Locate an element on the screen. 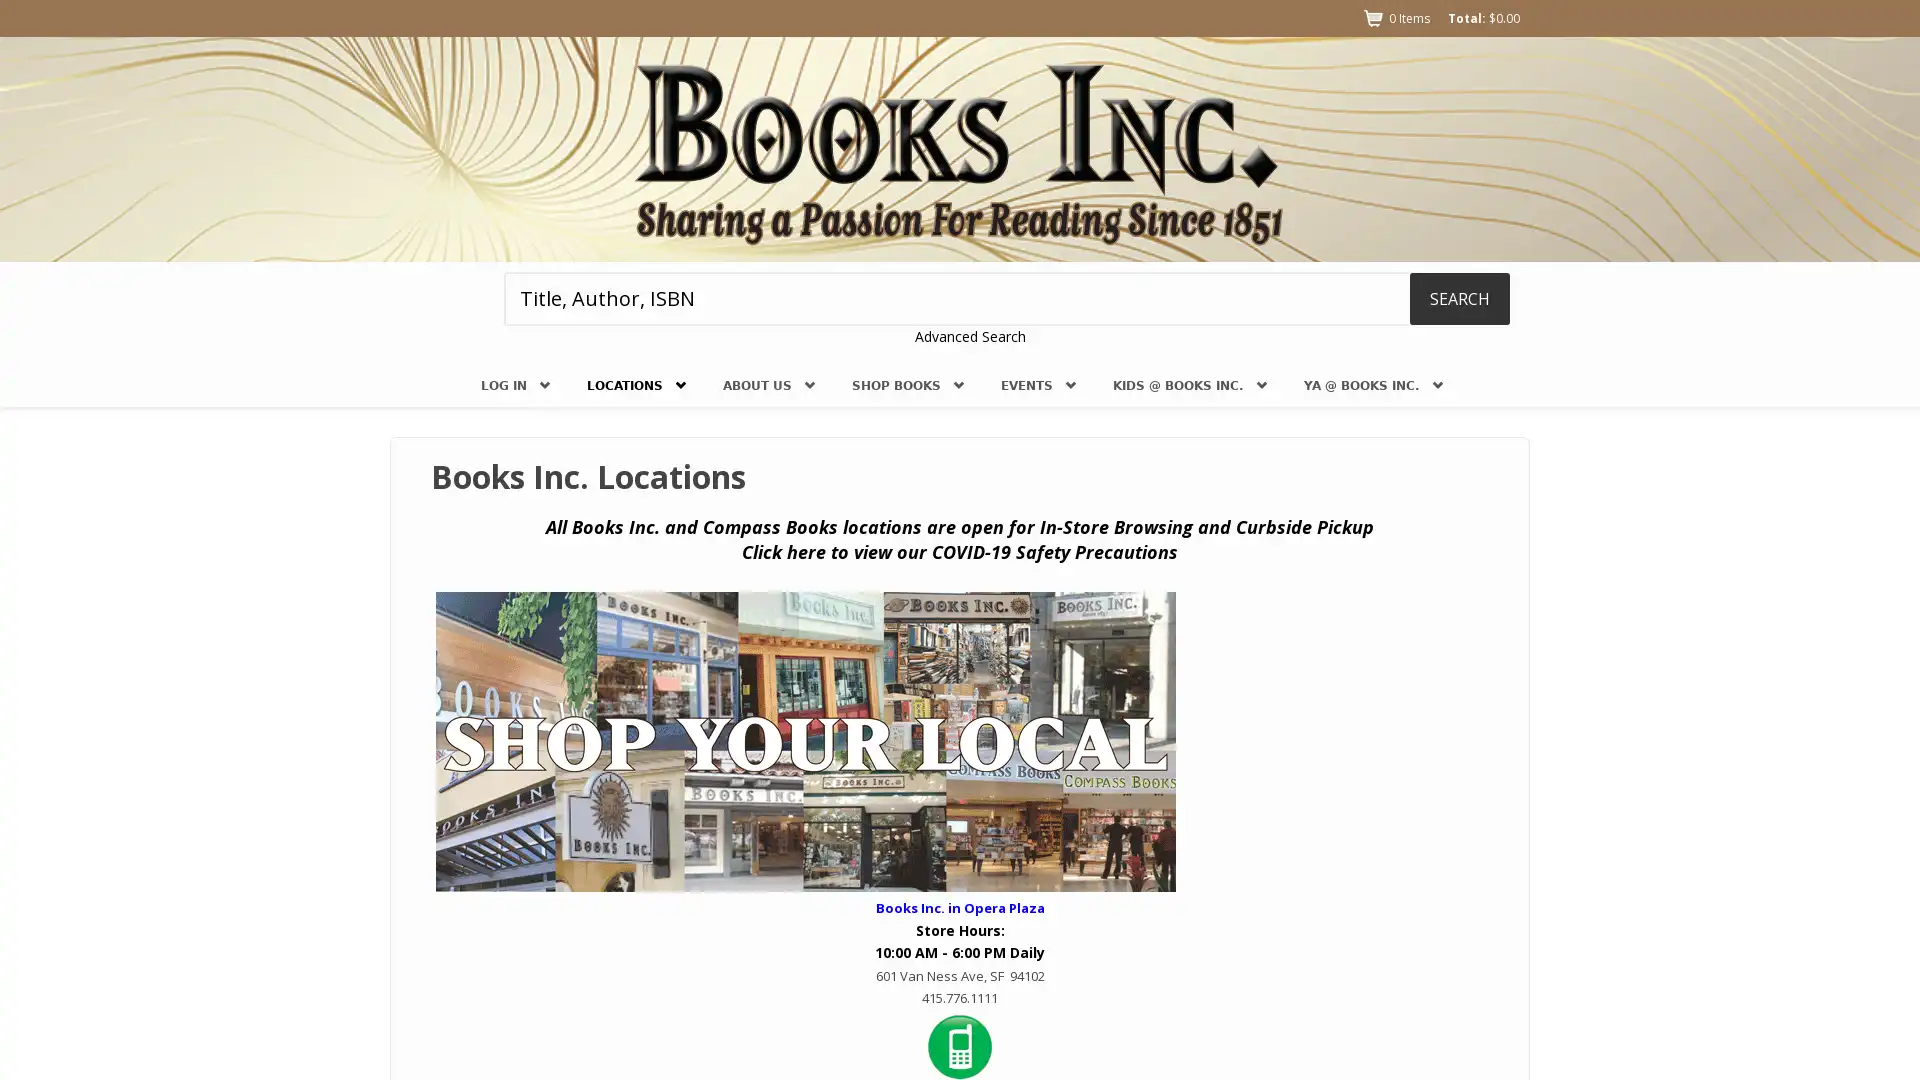 The image size is (1920, 1080). Search is located at coordinates (1459, 297).